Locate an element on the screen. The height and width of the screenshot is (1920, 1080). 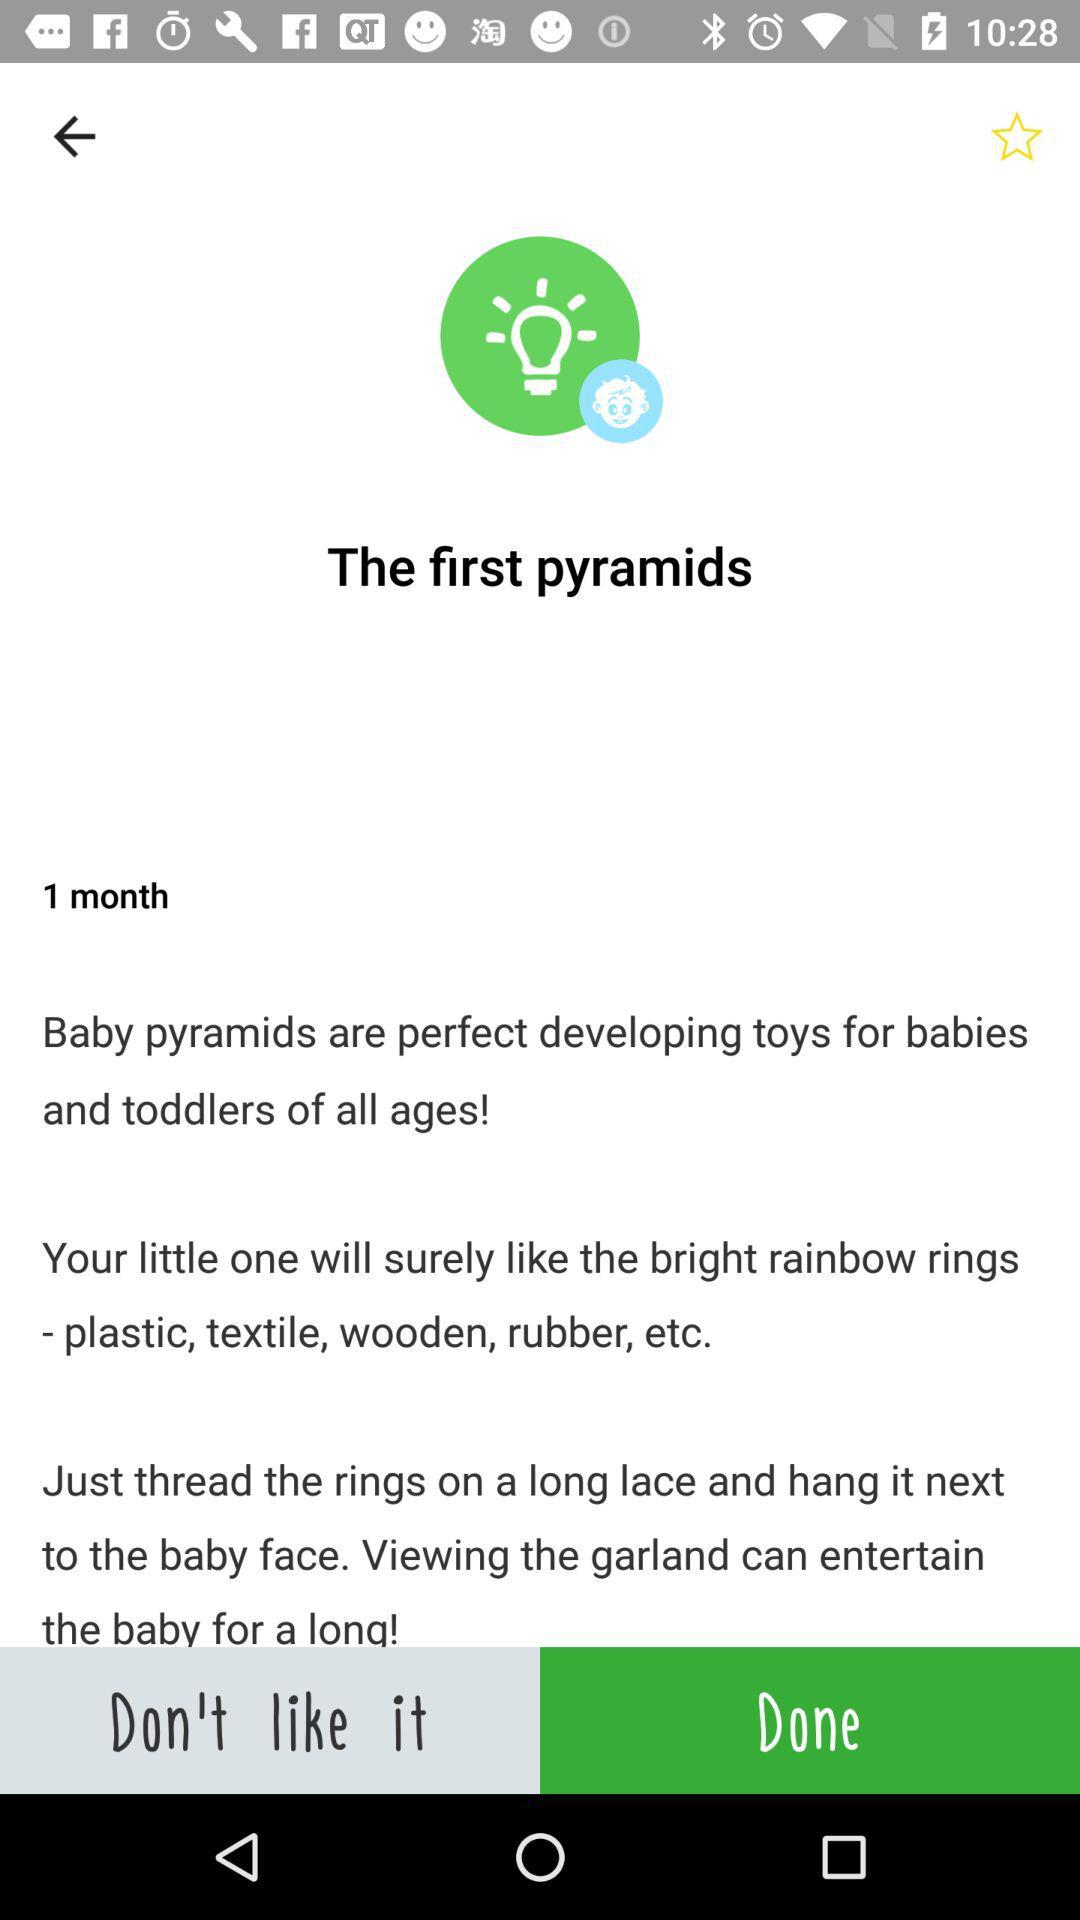
item at the top left corner is located at coordinates (72, 135).